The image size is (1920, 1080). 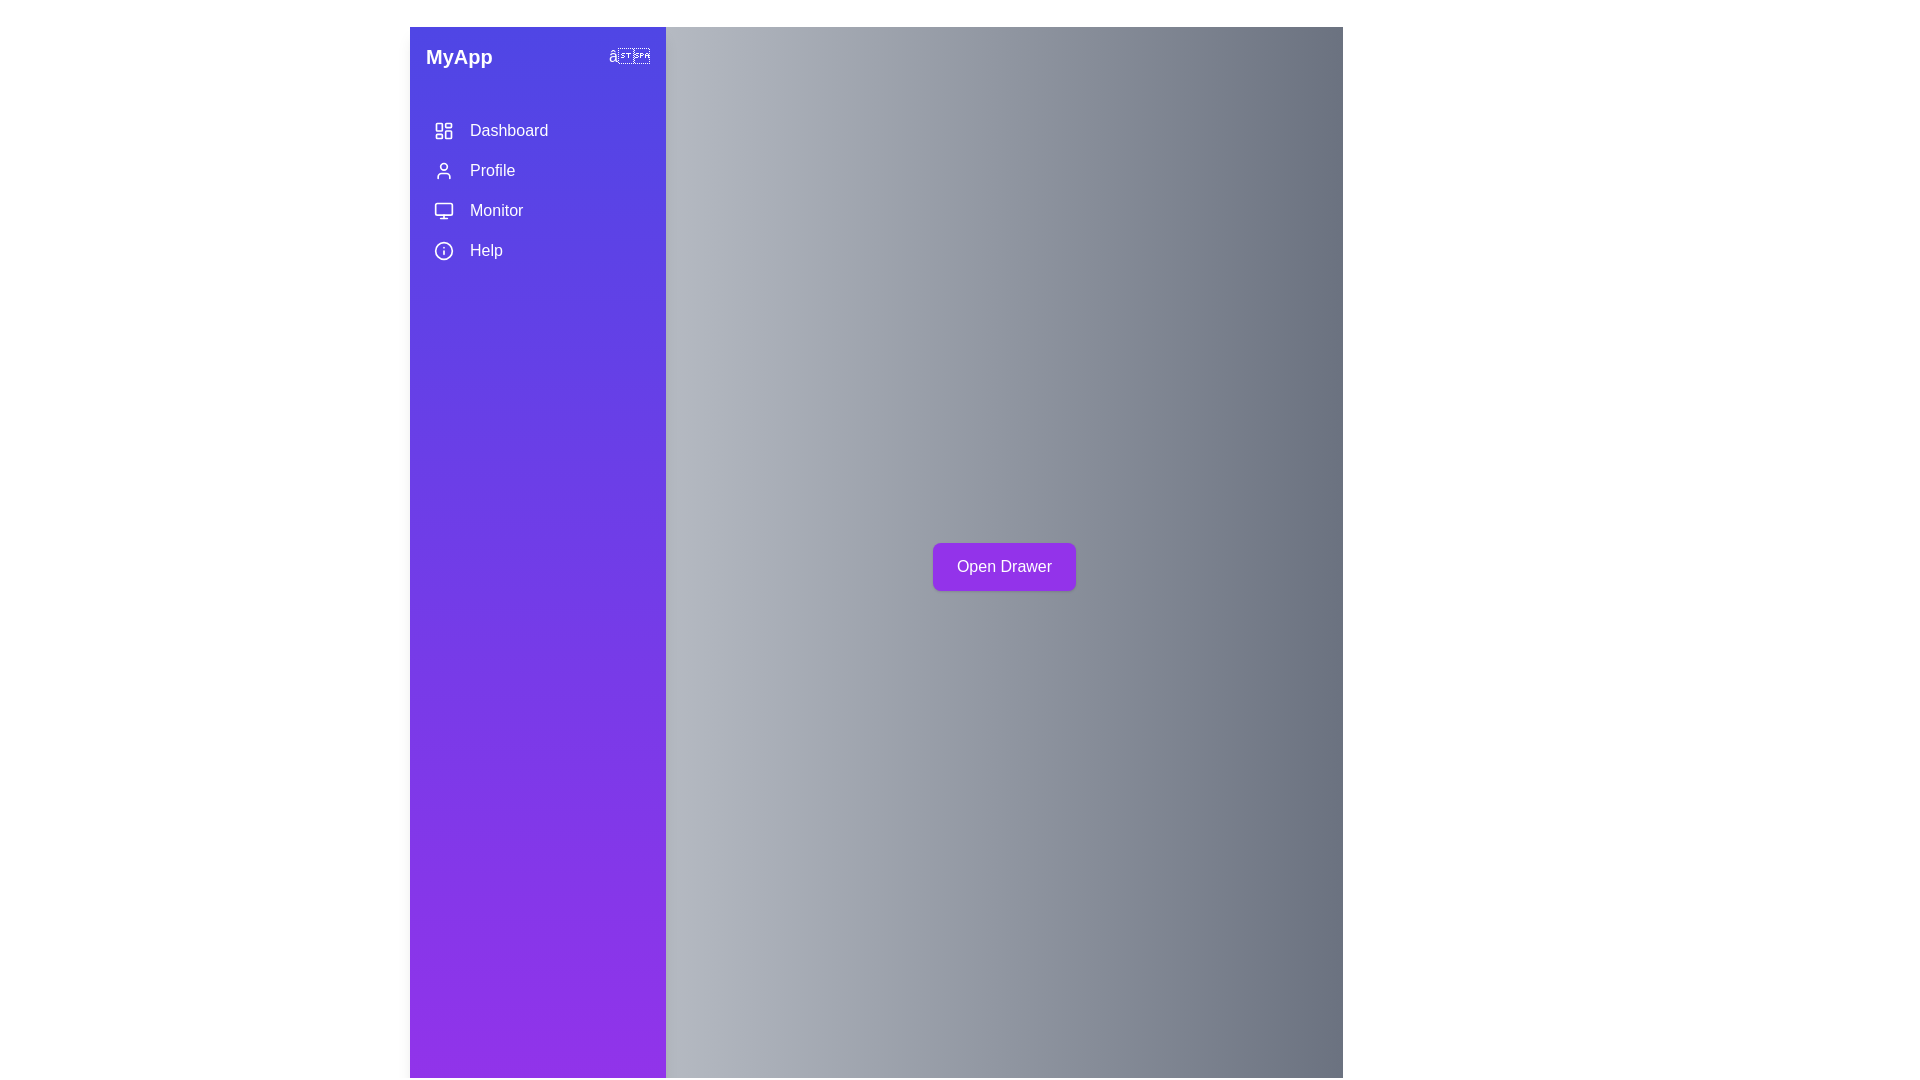 What do you see at coordinates (537, 169) in the screenshot?
I see `the interactive element Profile to observe visual feedback` at bounding box center [537, 169].